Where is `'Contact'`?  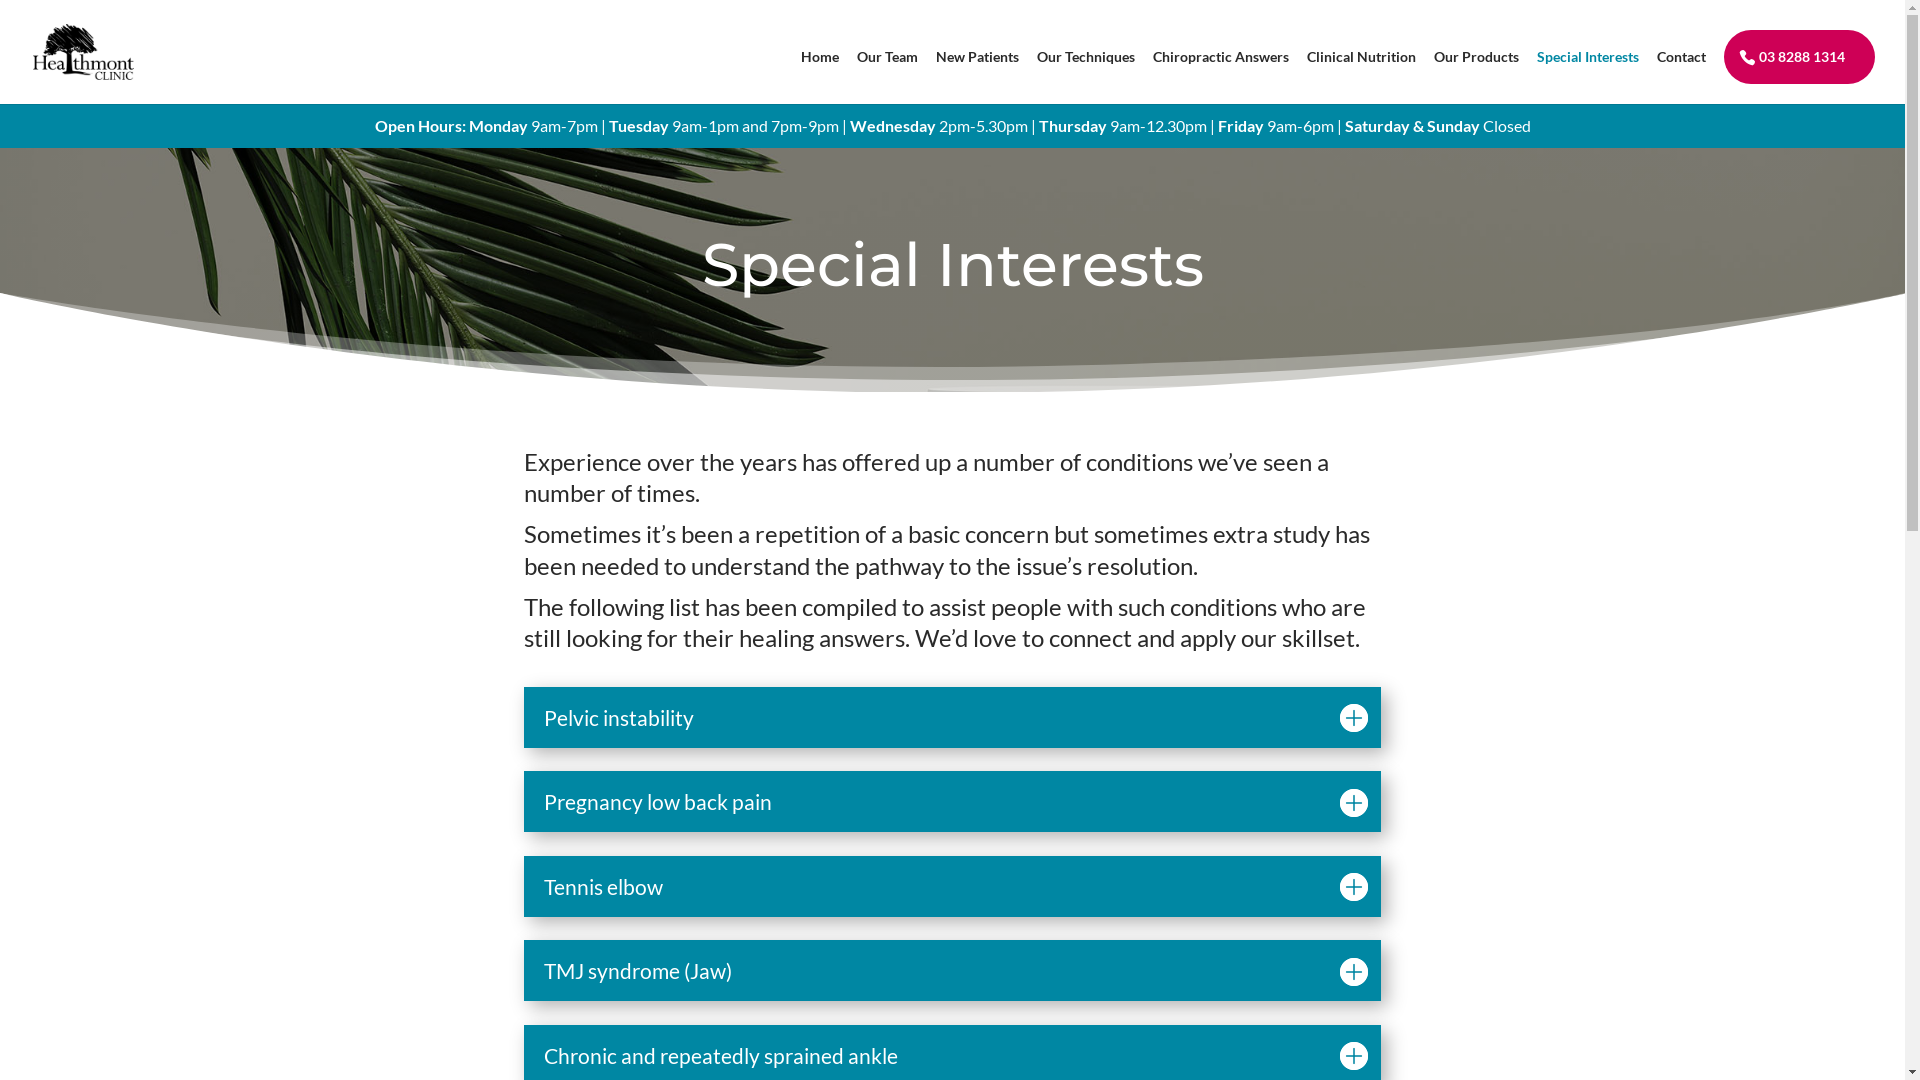
'Contact' is located at coordinates (1680, 71).